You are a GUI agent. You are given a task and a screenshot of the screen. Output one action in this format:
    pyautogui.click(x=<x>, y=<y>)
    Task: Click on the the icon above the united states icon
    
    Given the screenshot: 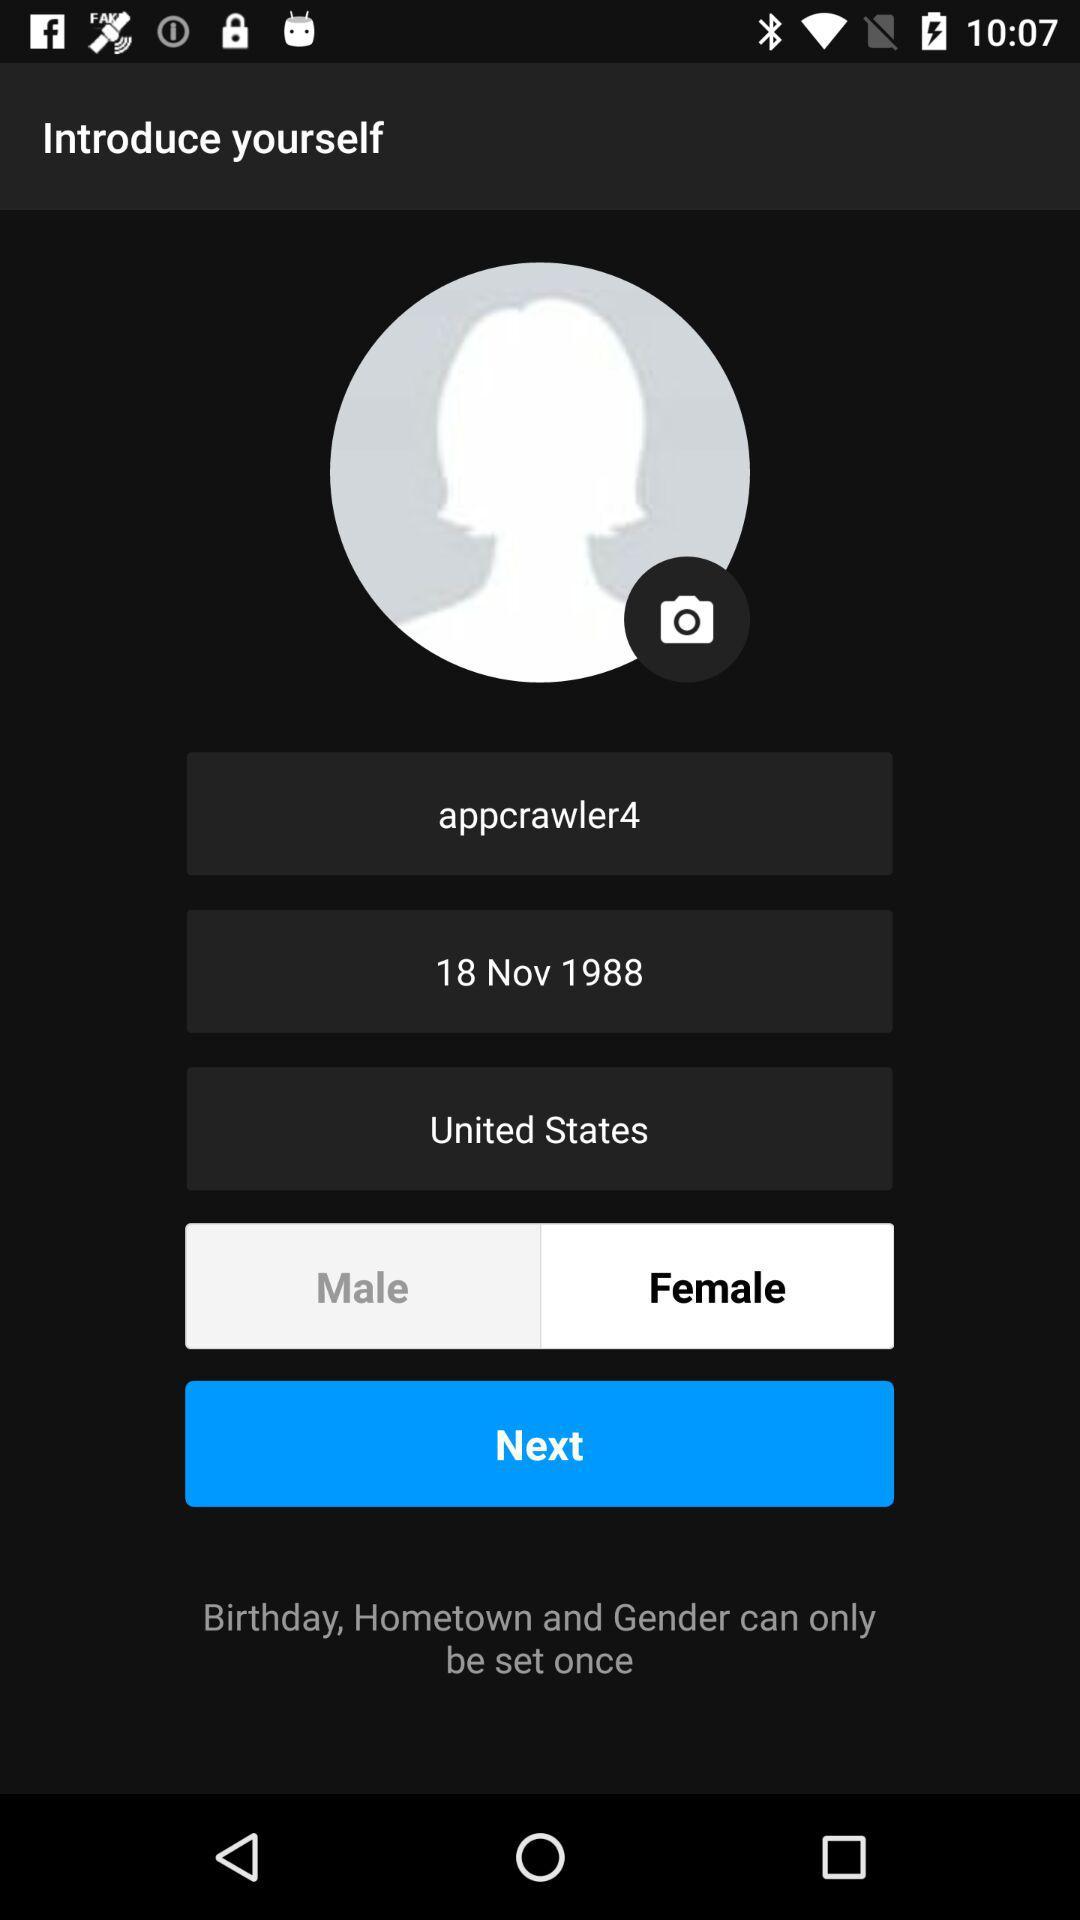 What is the action you would take?
    pyautogui.click(x=538, y=971)
    